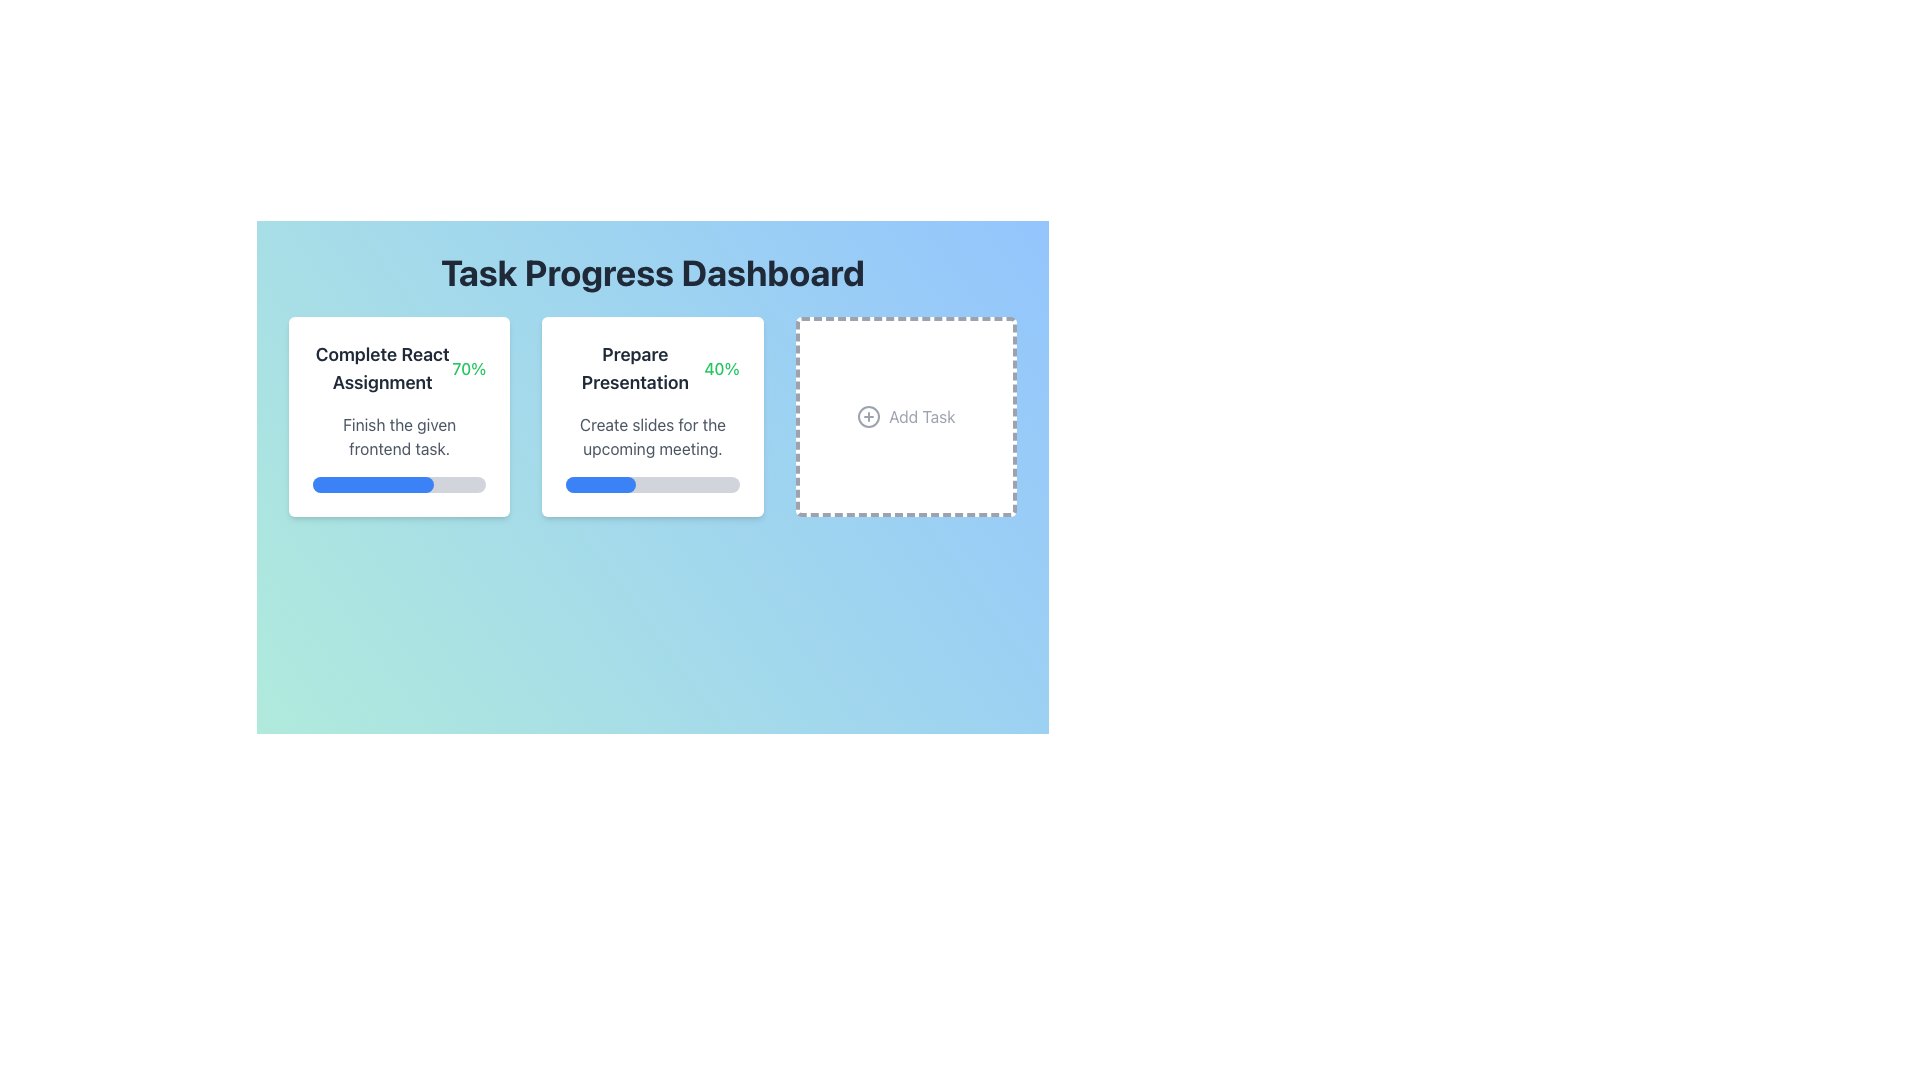 Image resolution: width=1920 pixels, height=1080 pixels. Describe the element at coordinates (869, 415) in the screenshot. I see `the icon representing 'Add Task' located in the third column of the dashboard, which is the leftmost element in the 'Add Task' area` at that location.